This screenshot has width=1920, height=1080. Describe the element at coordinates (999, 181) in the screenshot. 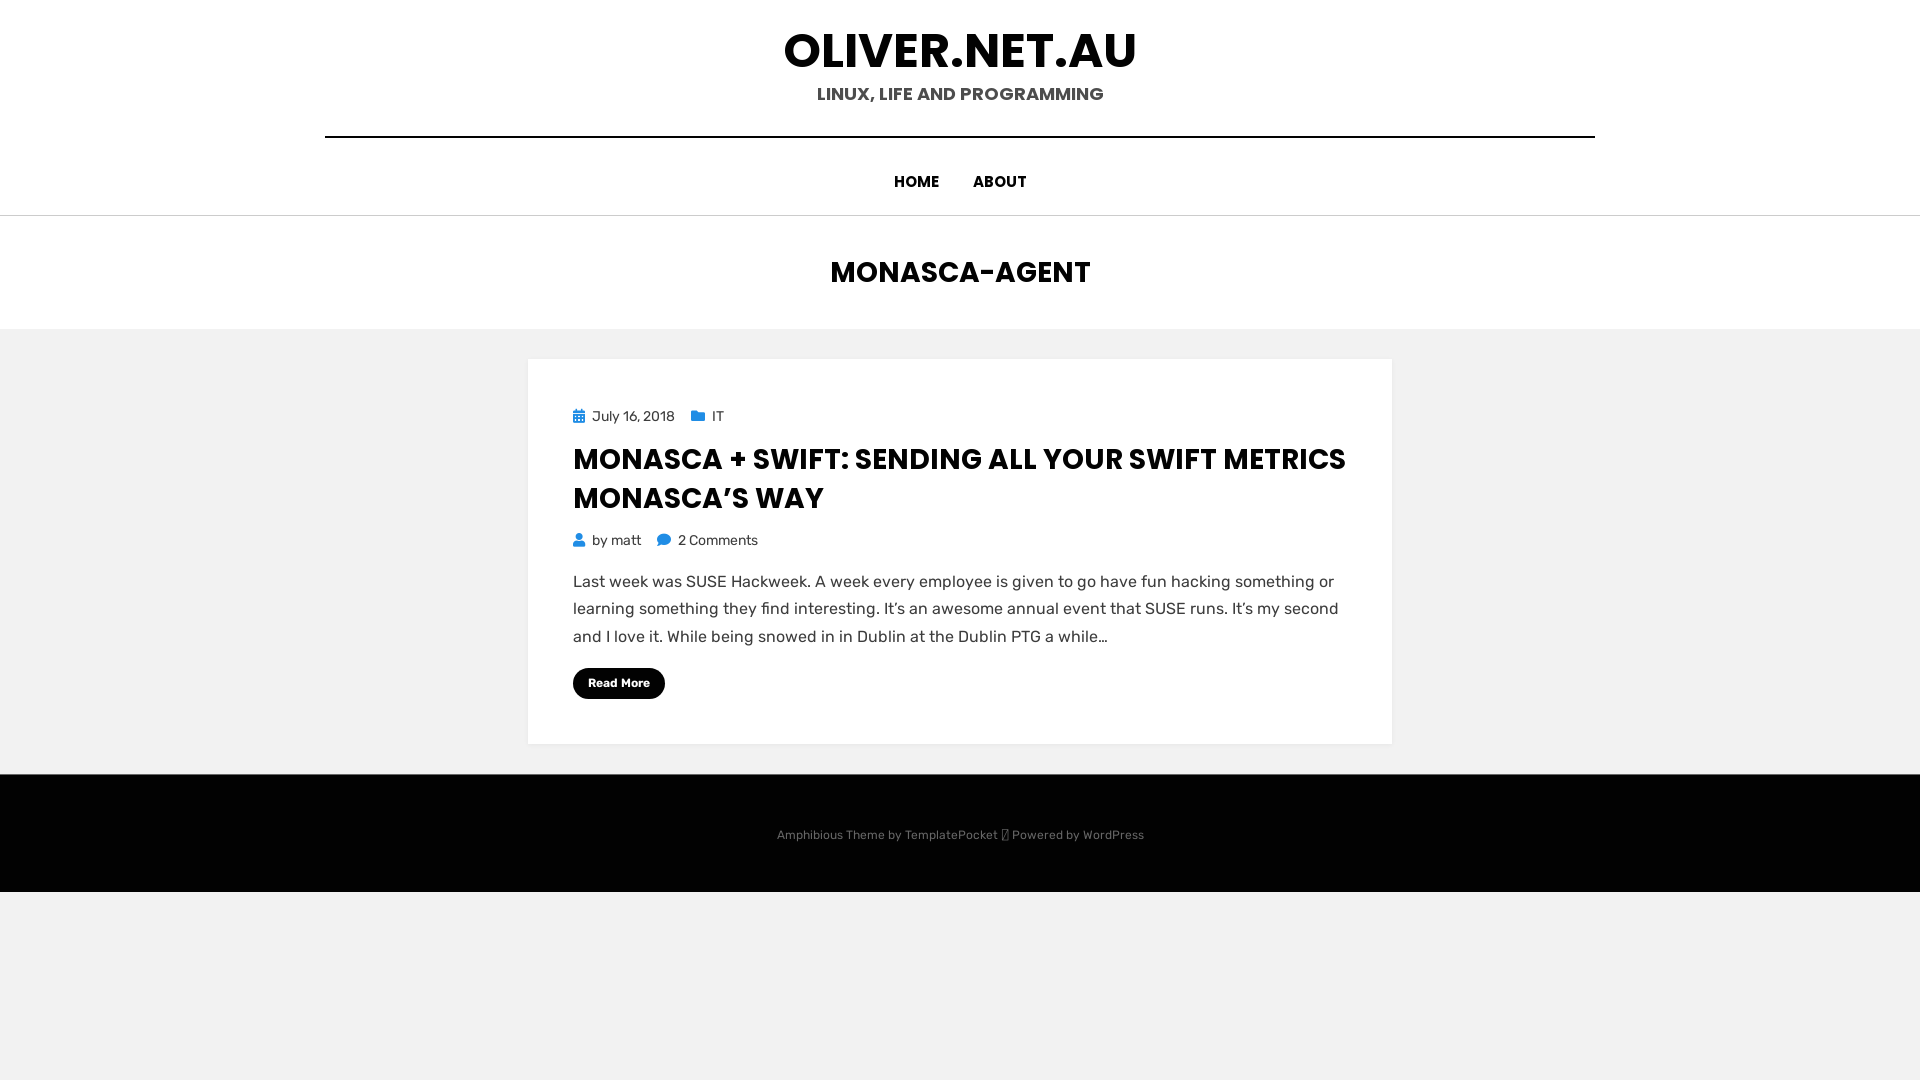

I see `'ABOUT'` at that location.